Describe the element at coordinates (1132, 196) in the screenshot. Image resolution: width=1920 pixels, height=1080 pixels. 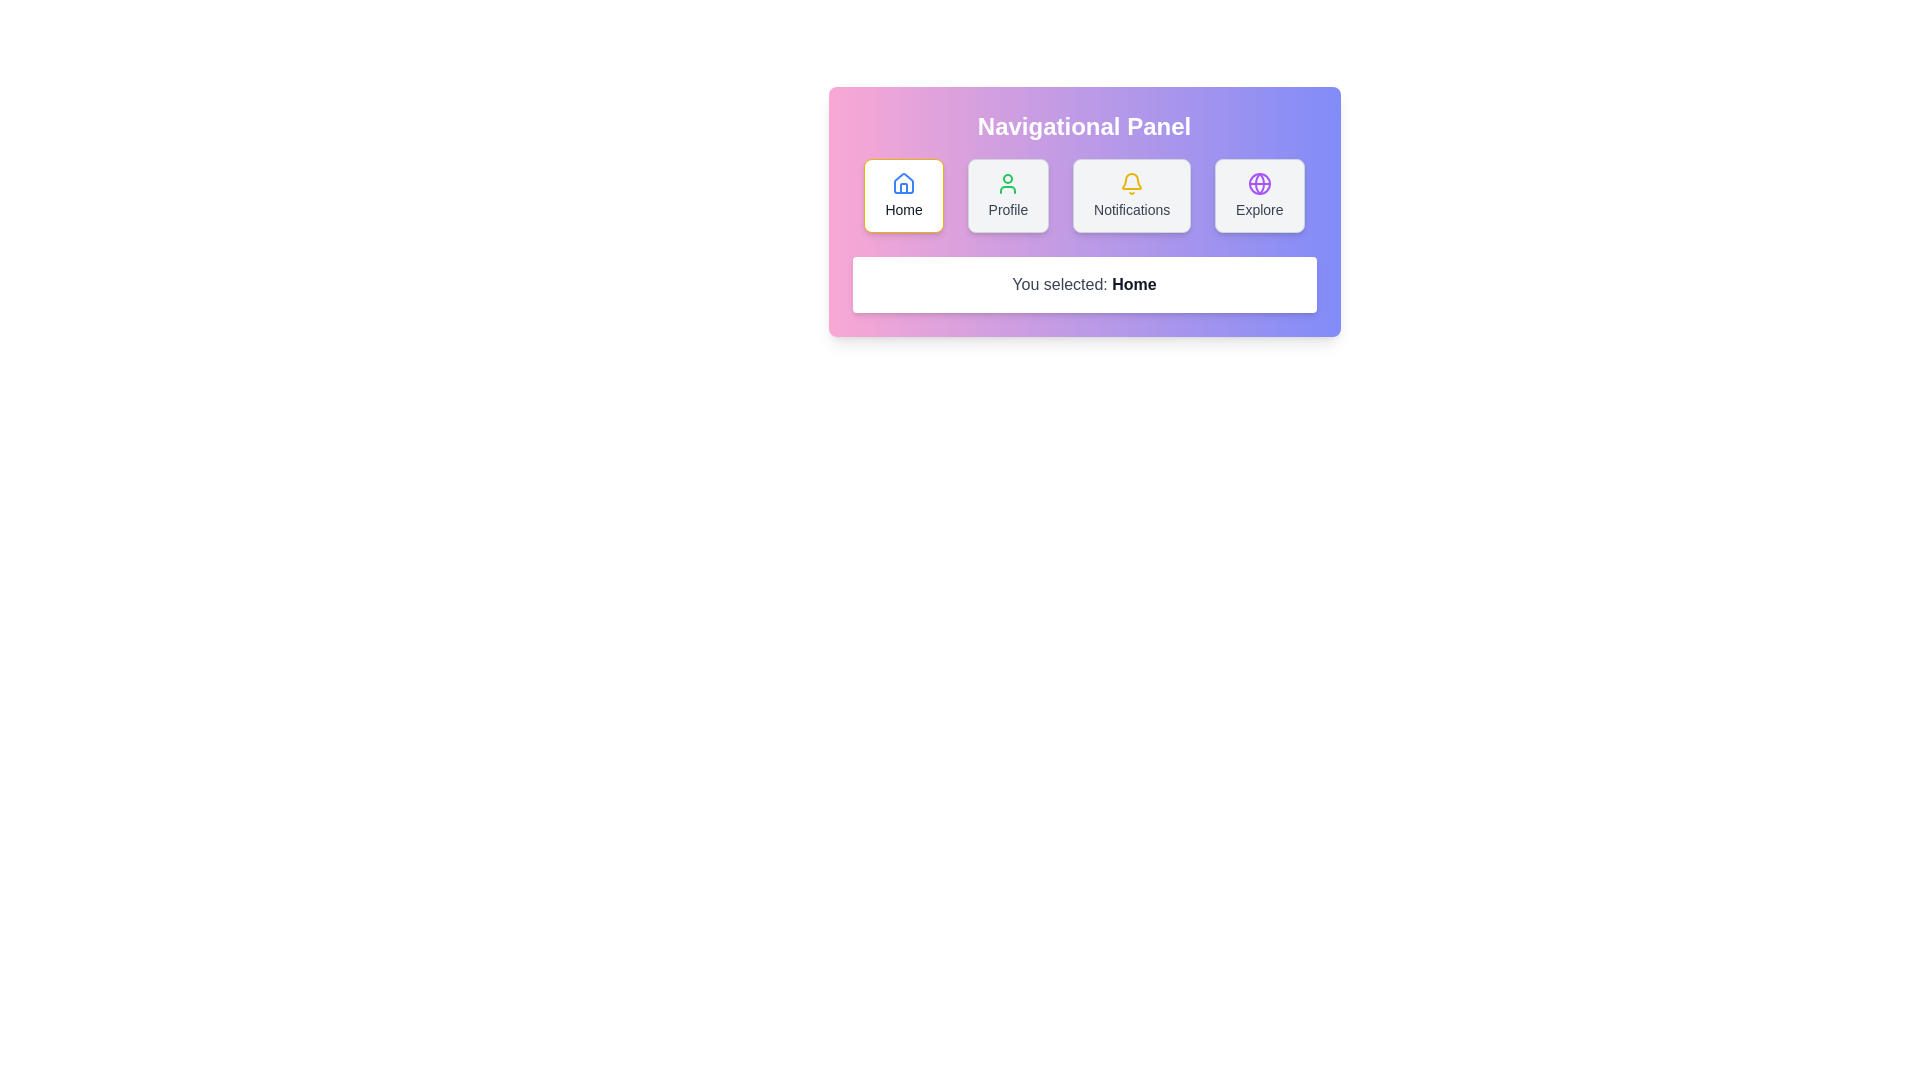
I see `the Notifications button located in the horizontal navigation bar` at that location.